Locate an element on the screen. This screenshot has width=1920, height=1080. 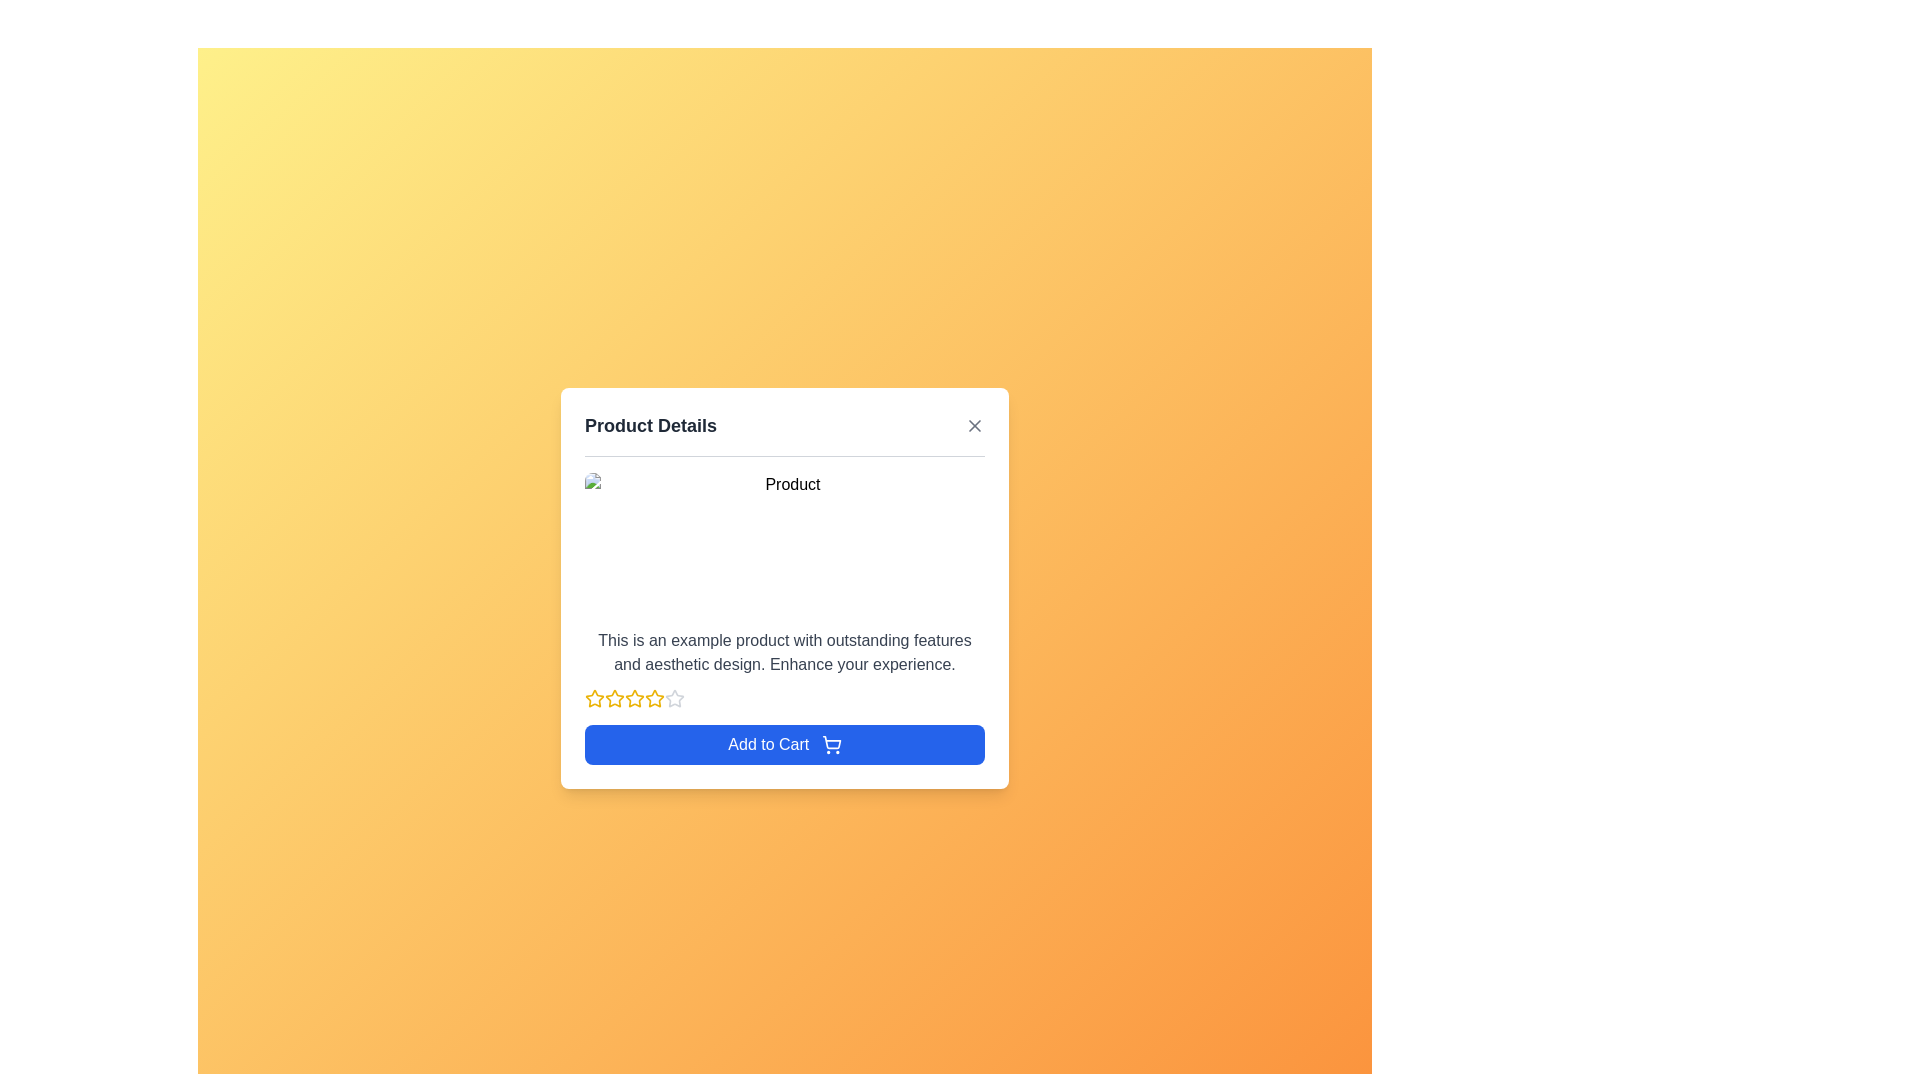
the second star icon in the user rating system is located at coordinates (613, 697).